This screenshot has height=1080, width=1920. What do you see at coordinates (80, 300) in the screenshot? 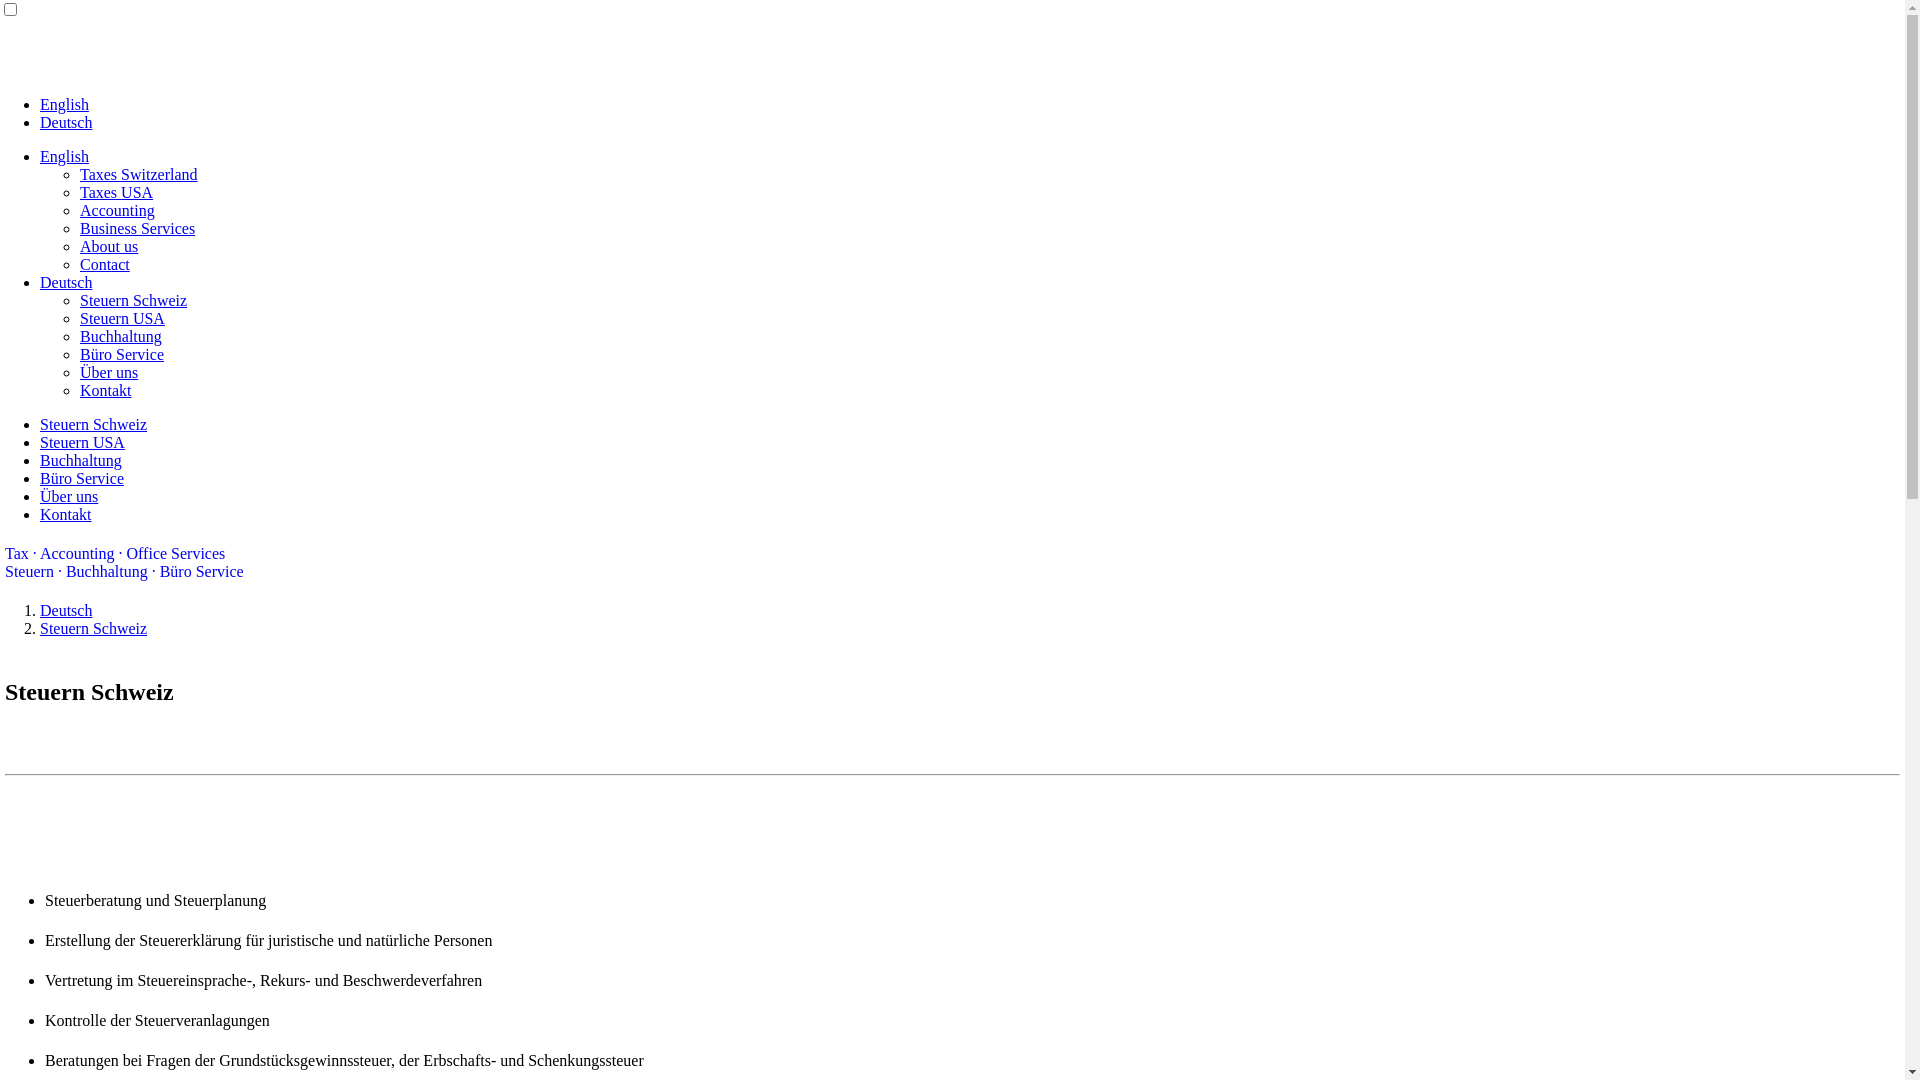
I see `'Steuern Schweiz'` at bounding box center [80, 300].